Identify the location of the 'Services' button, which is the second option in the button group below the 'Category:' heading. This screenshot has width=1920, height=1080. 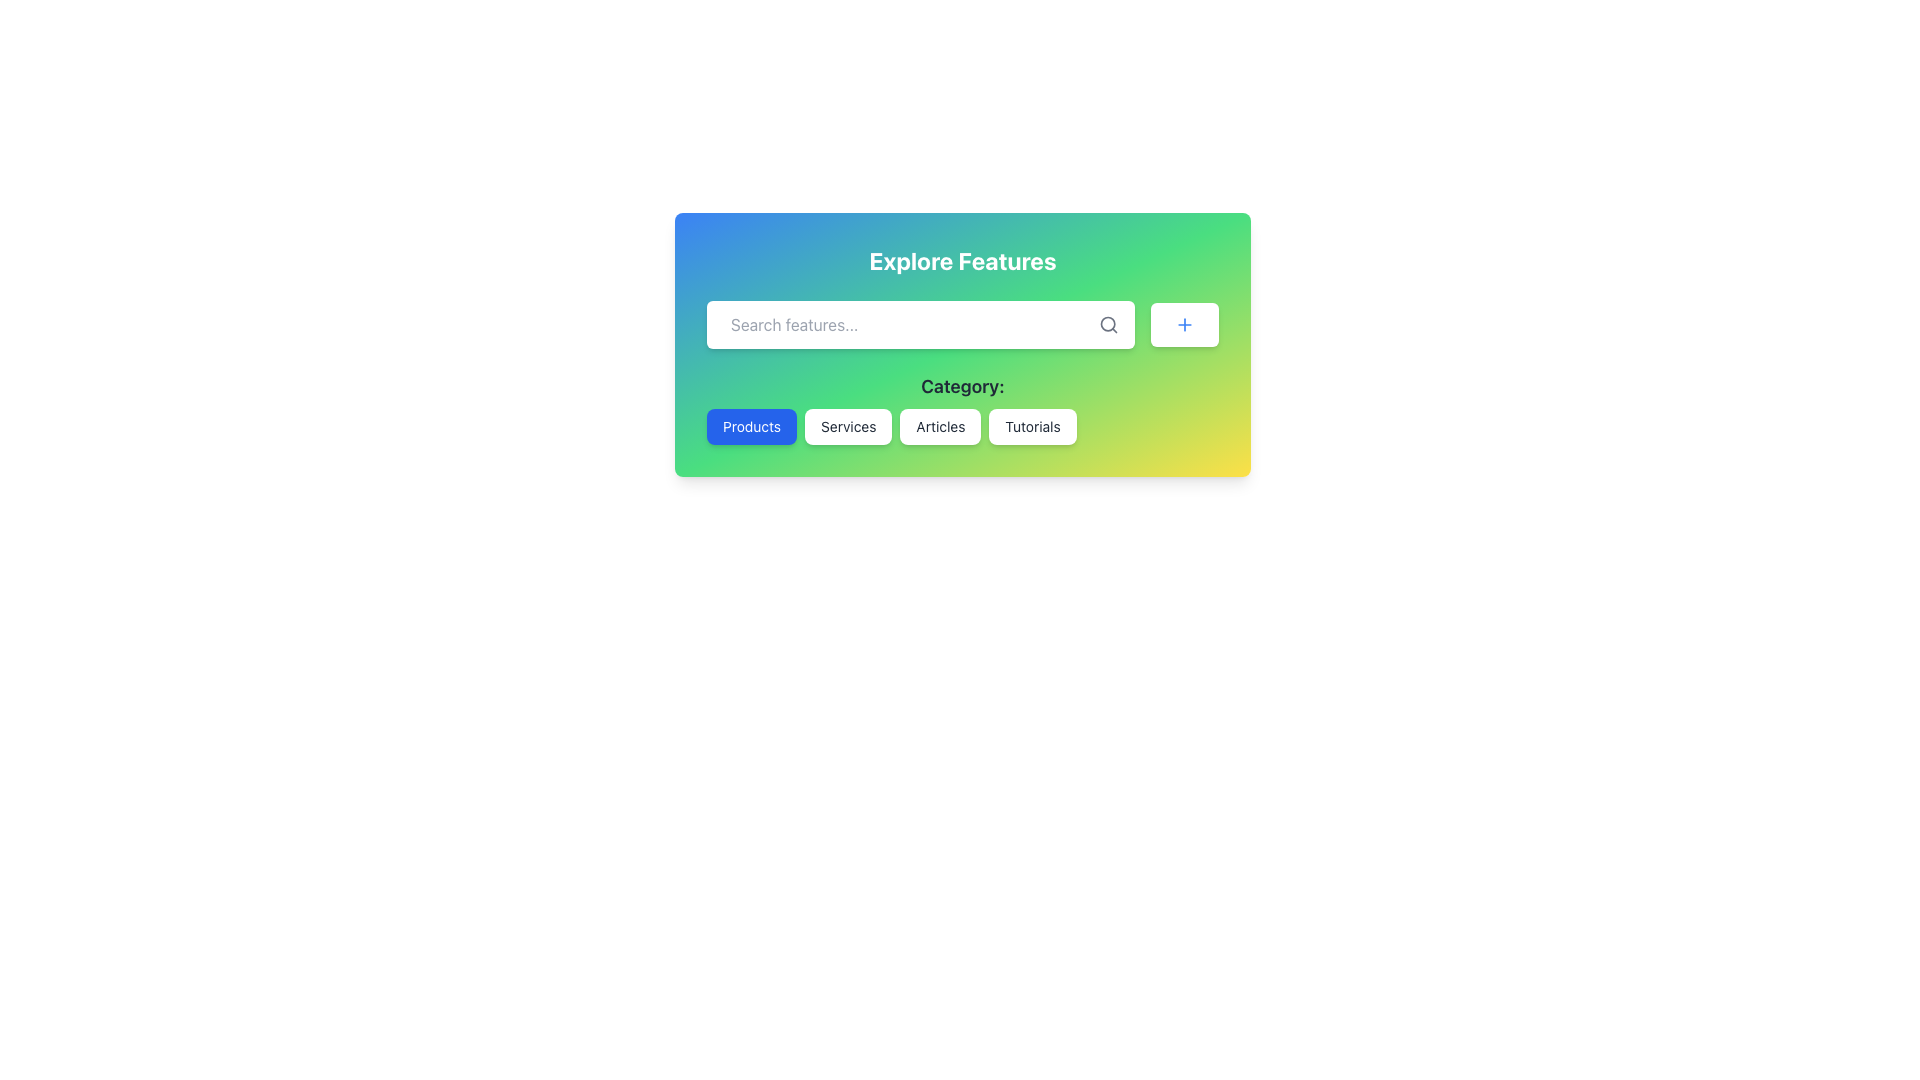
(848, 426).